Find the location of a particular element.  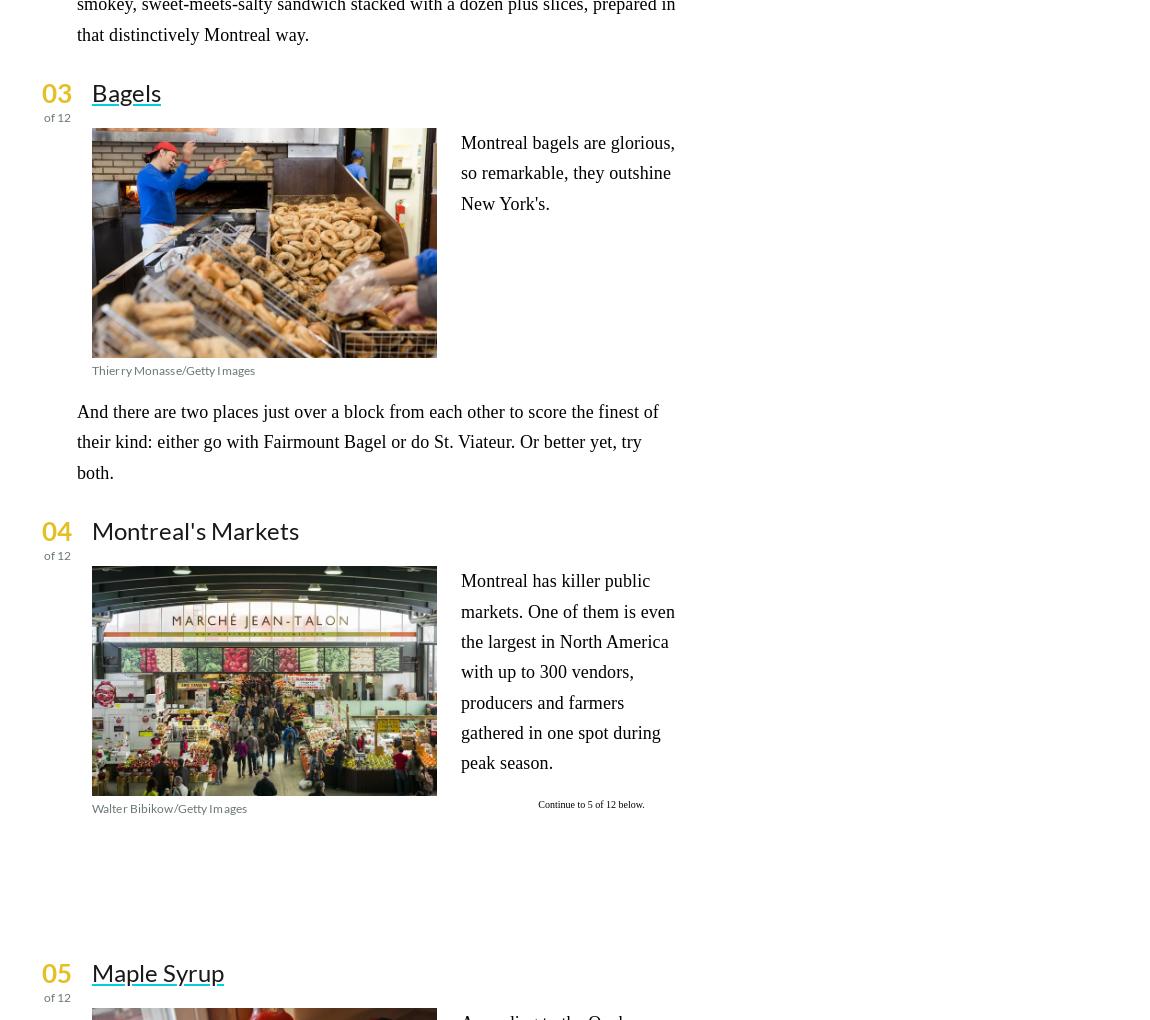

'Bagels' is located at coordinates (125, 91).